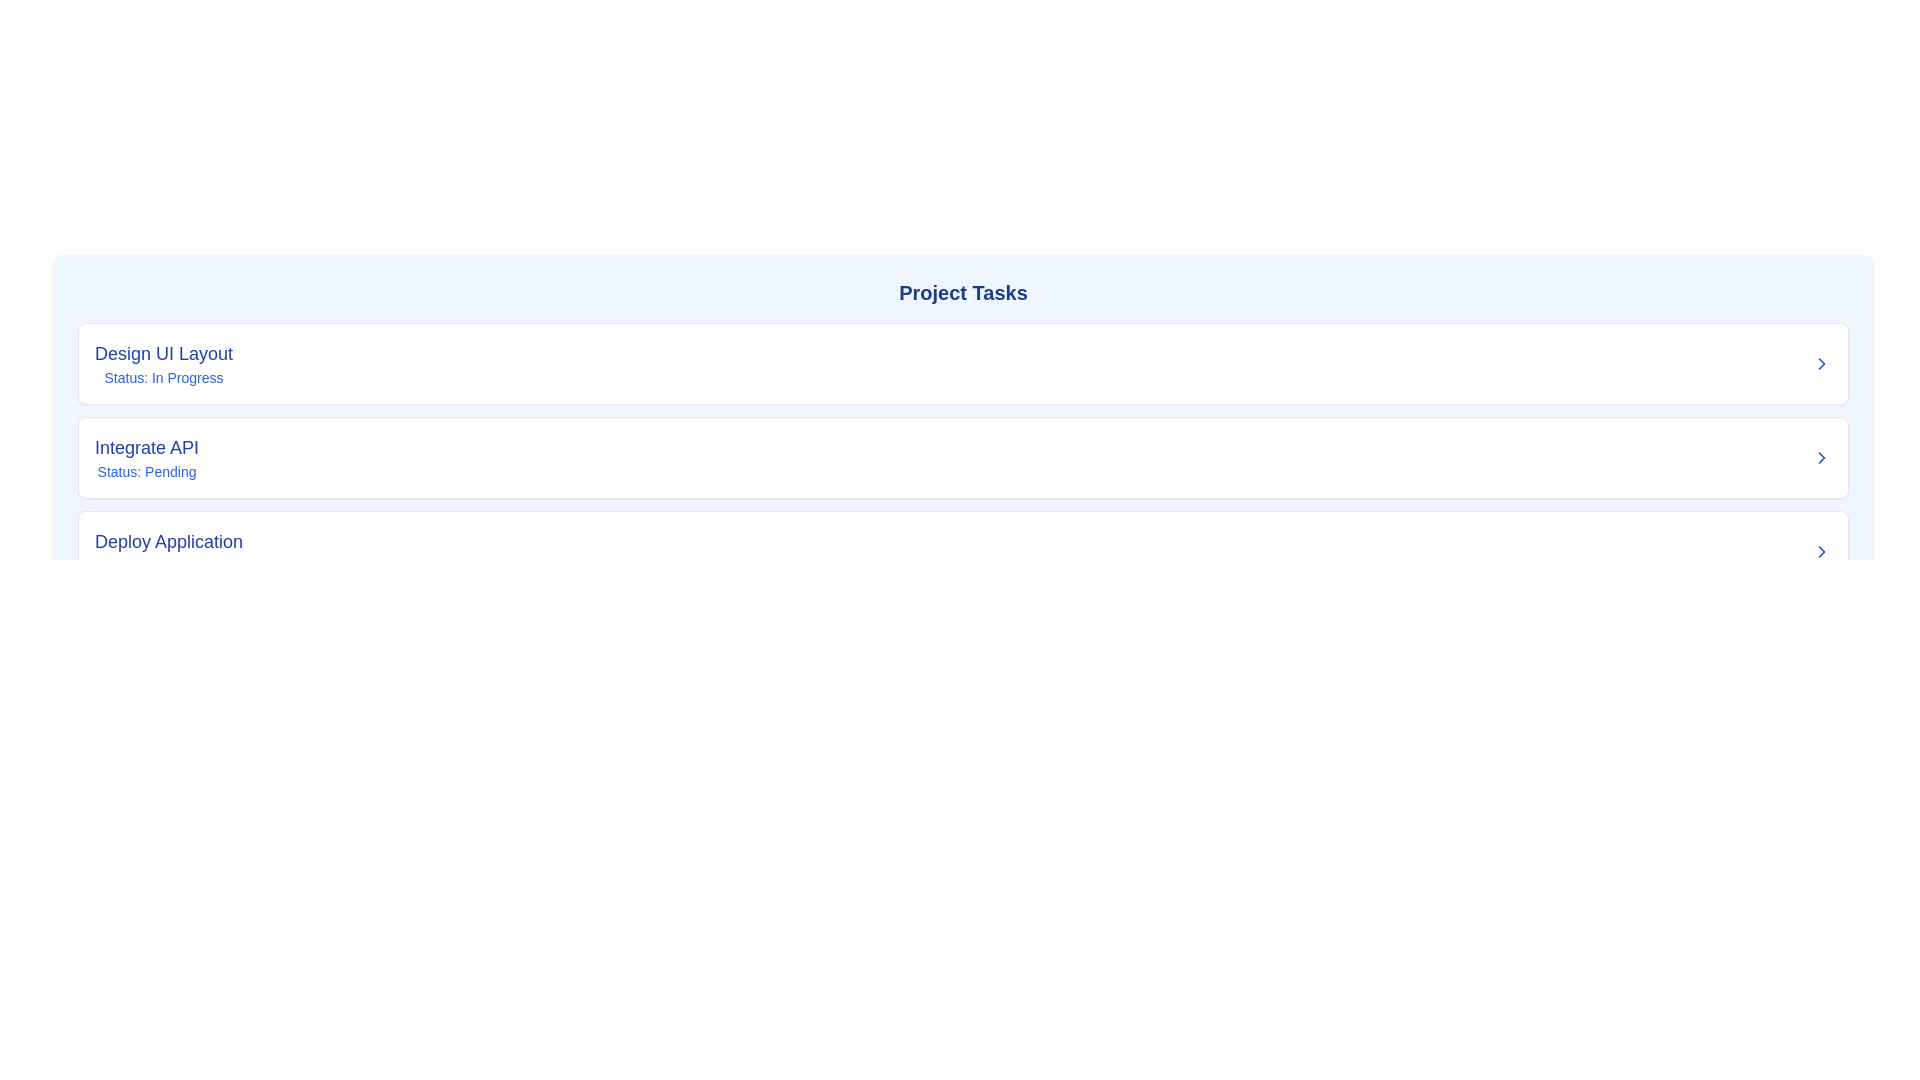 The height and width of the screenshot is (1080, 1920). I want to click on the blue right-pointing chevron icon at the extreme right end of the 'Deploy Application' card to indicate focus, so click(1822, 551).